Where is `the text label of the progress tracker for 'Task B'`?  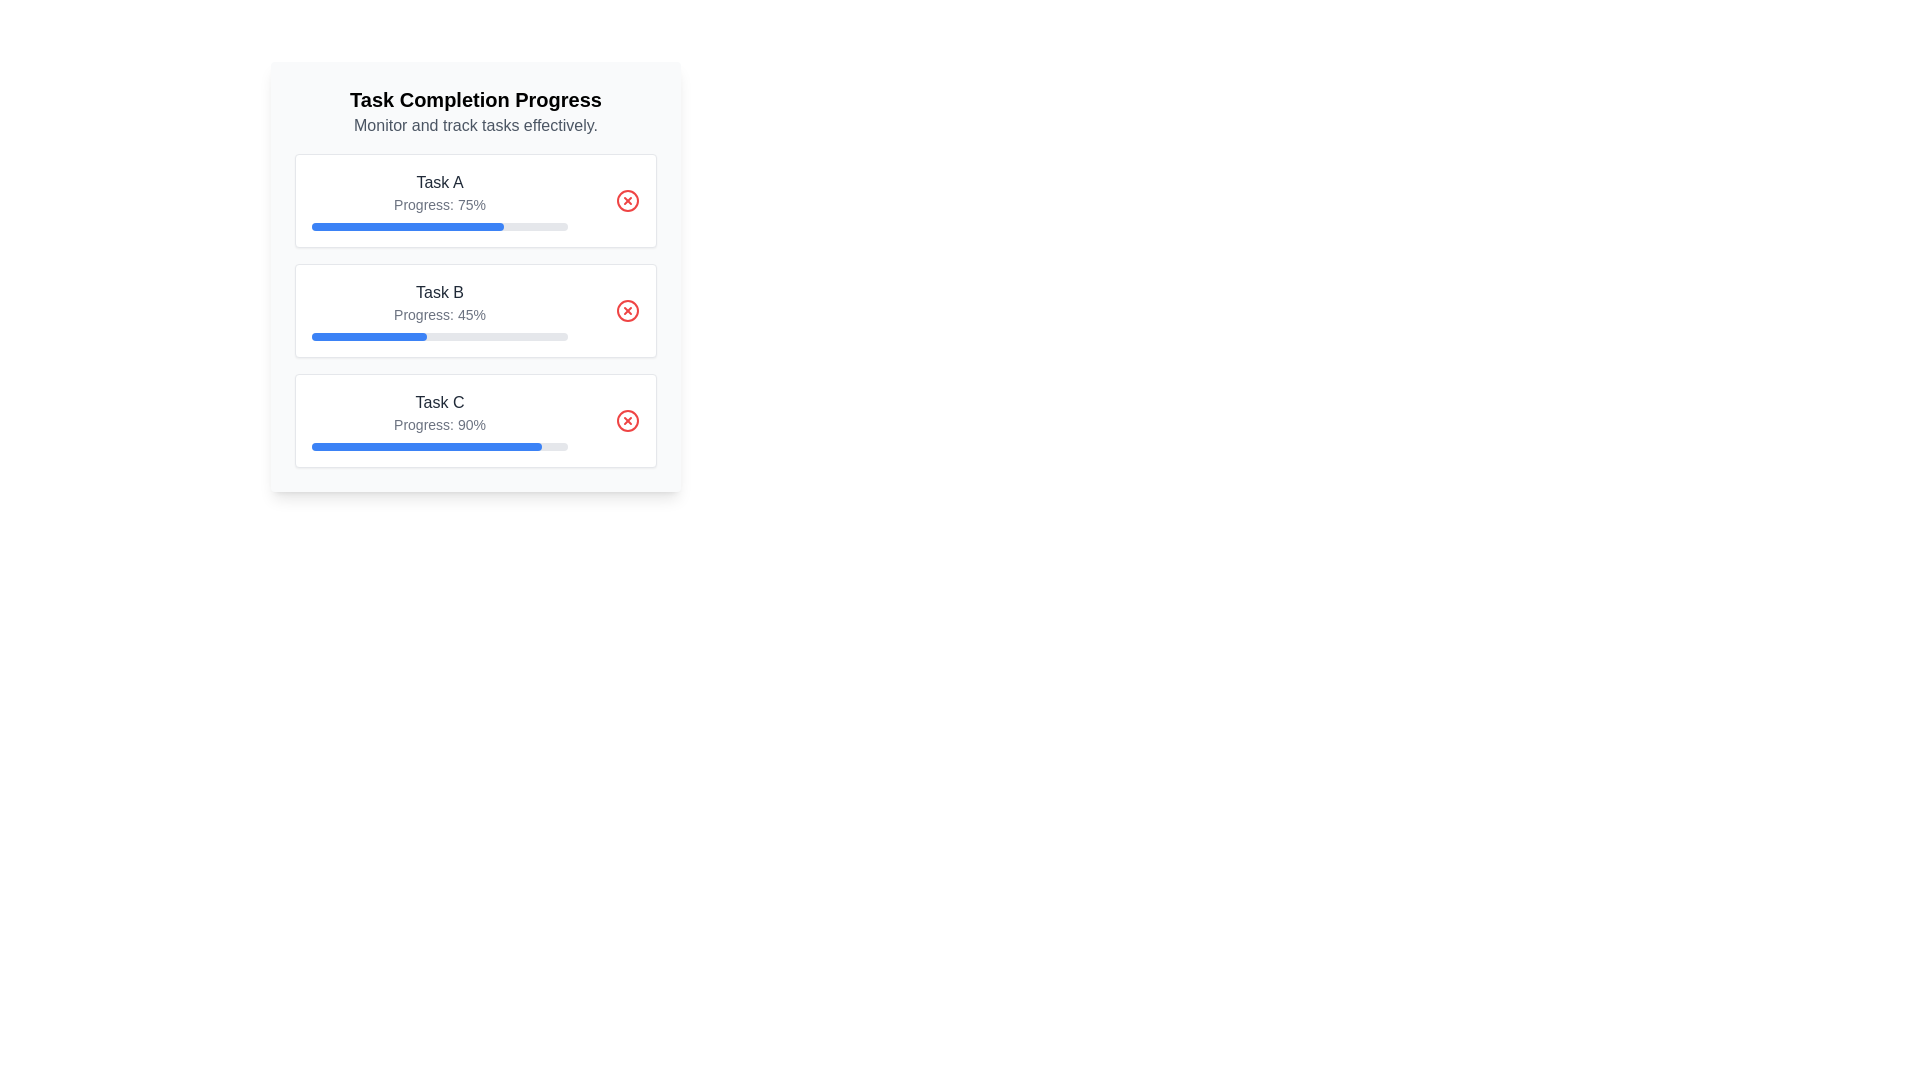 the text label of the progress tracker for 'Task B' is located at coordinates (439, 311).